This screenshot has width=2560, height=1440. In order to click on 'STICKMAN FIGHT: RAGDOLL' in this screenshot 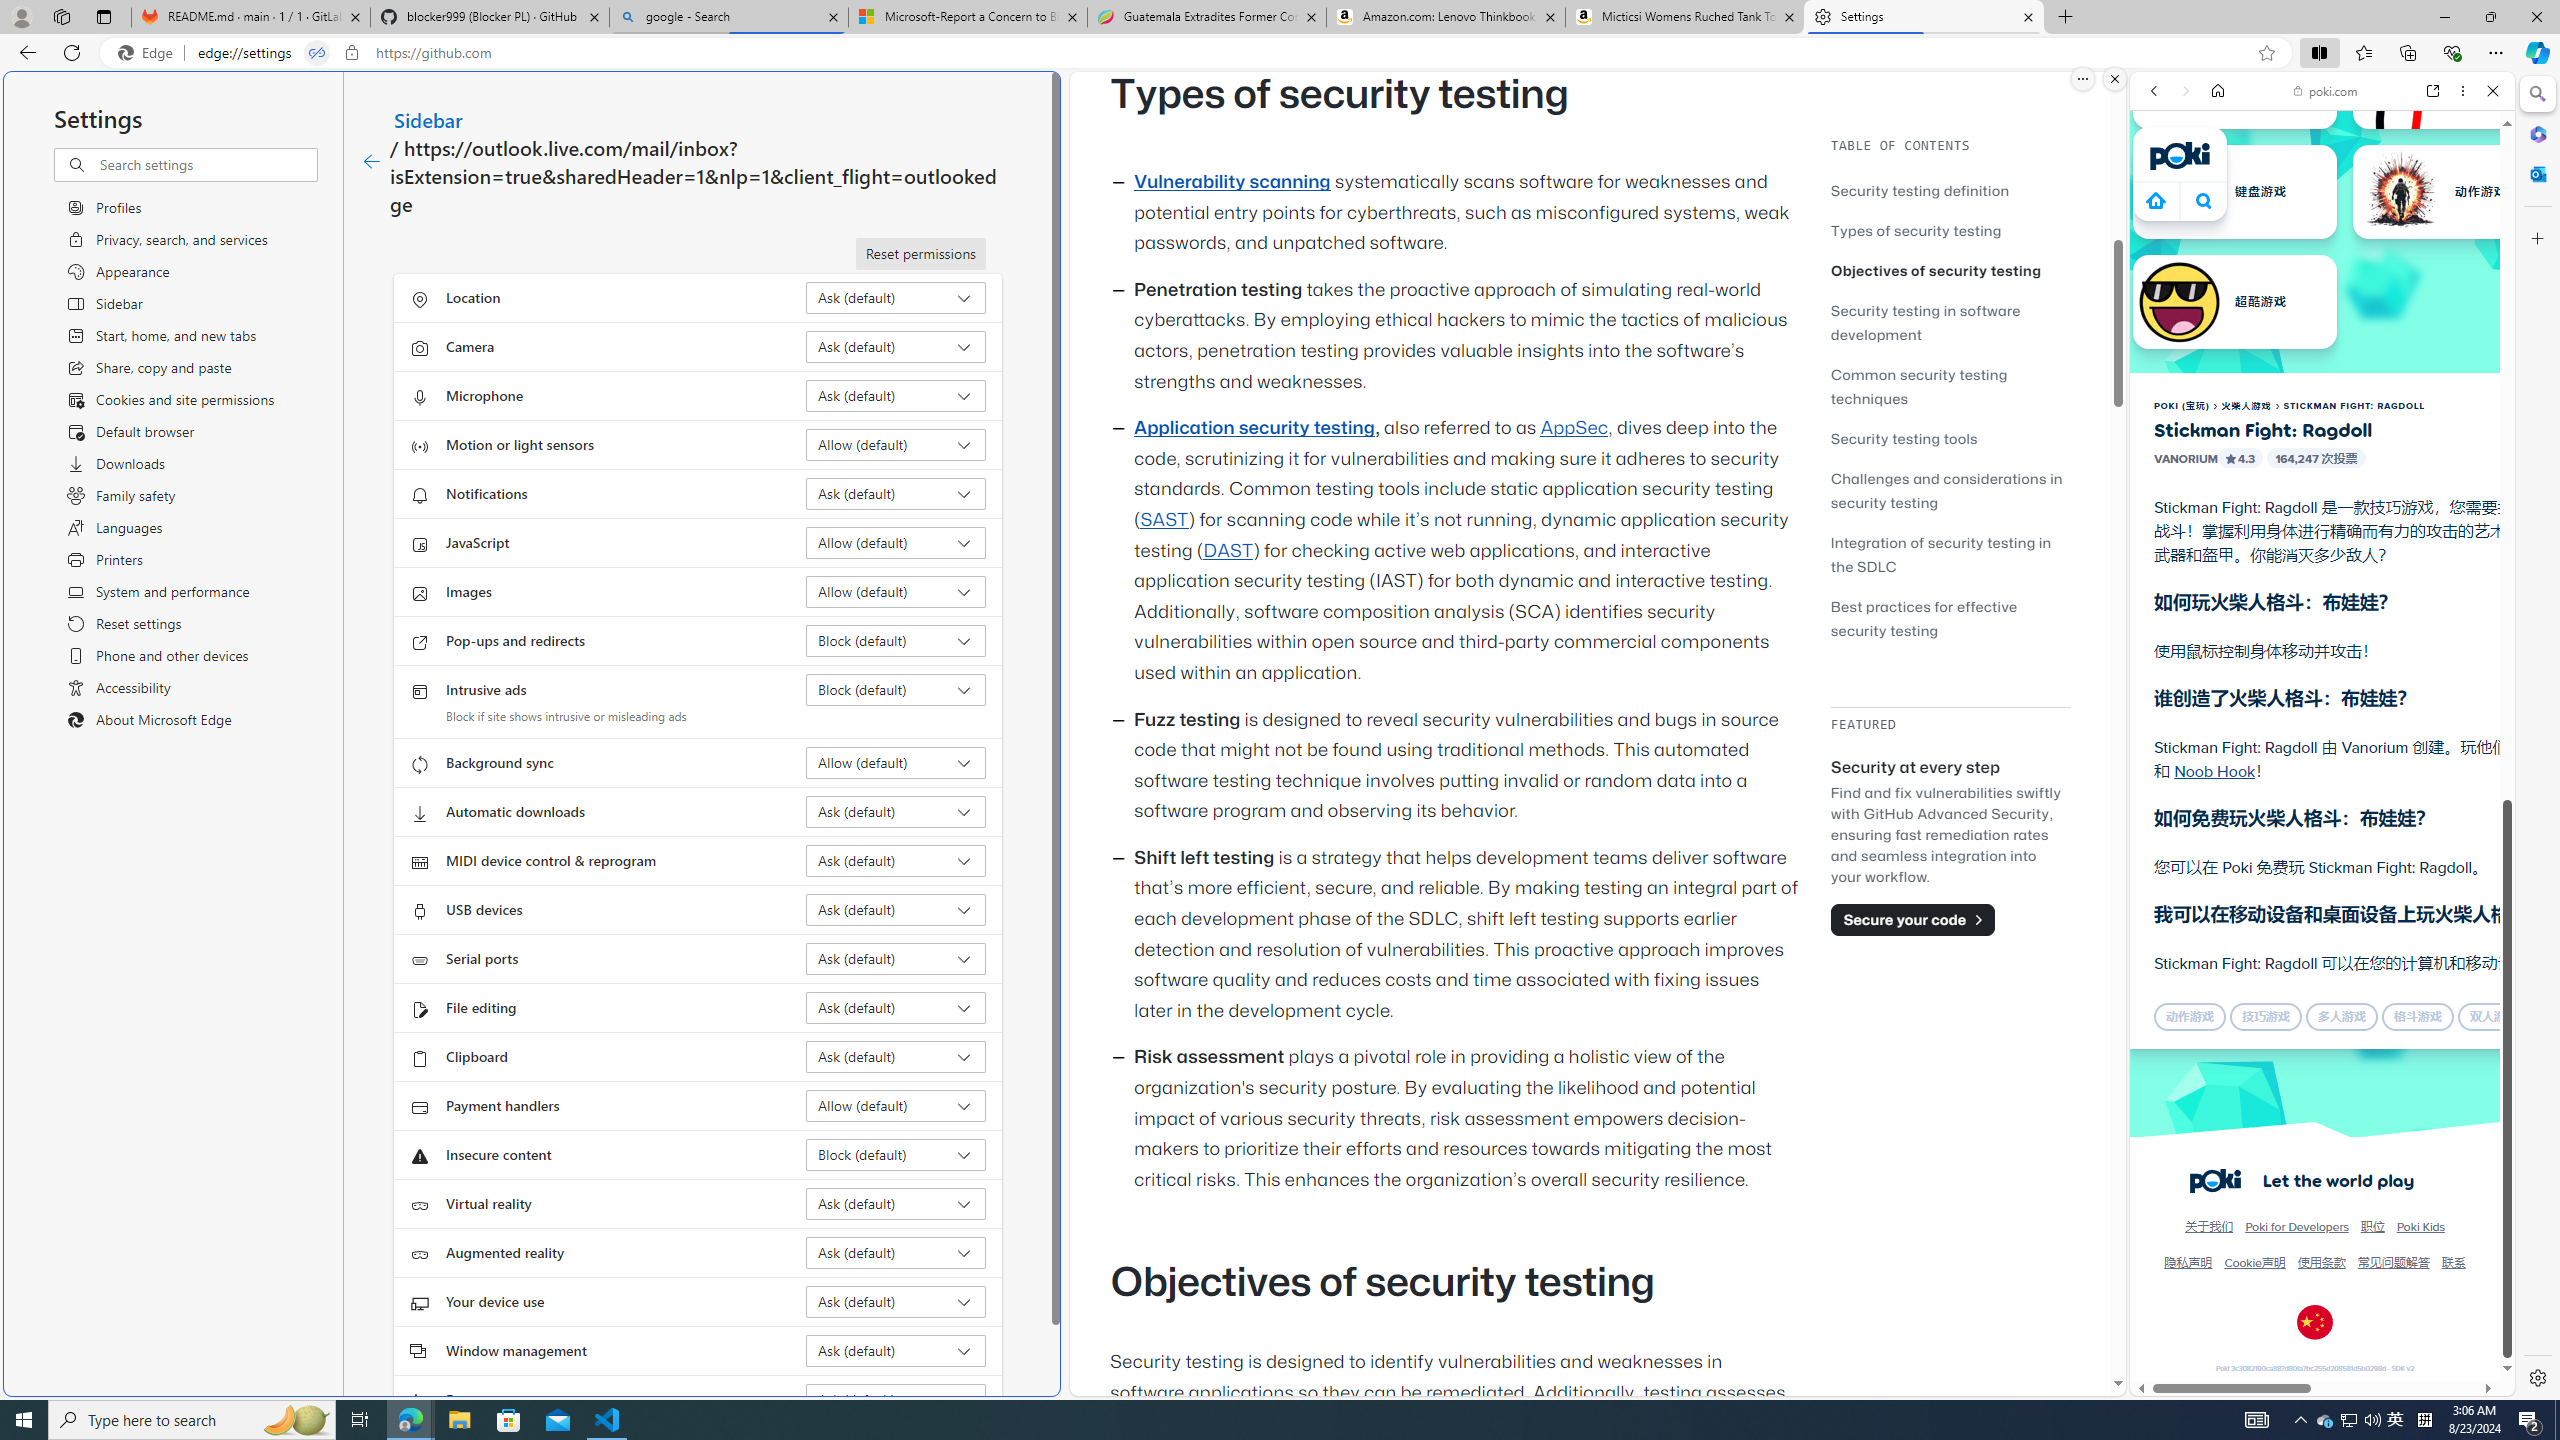, I will do `click(2355, 405)`.